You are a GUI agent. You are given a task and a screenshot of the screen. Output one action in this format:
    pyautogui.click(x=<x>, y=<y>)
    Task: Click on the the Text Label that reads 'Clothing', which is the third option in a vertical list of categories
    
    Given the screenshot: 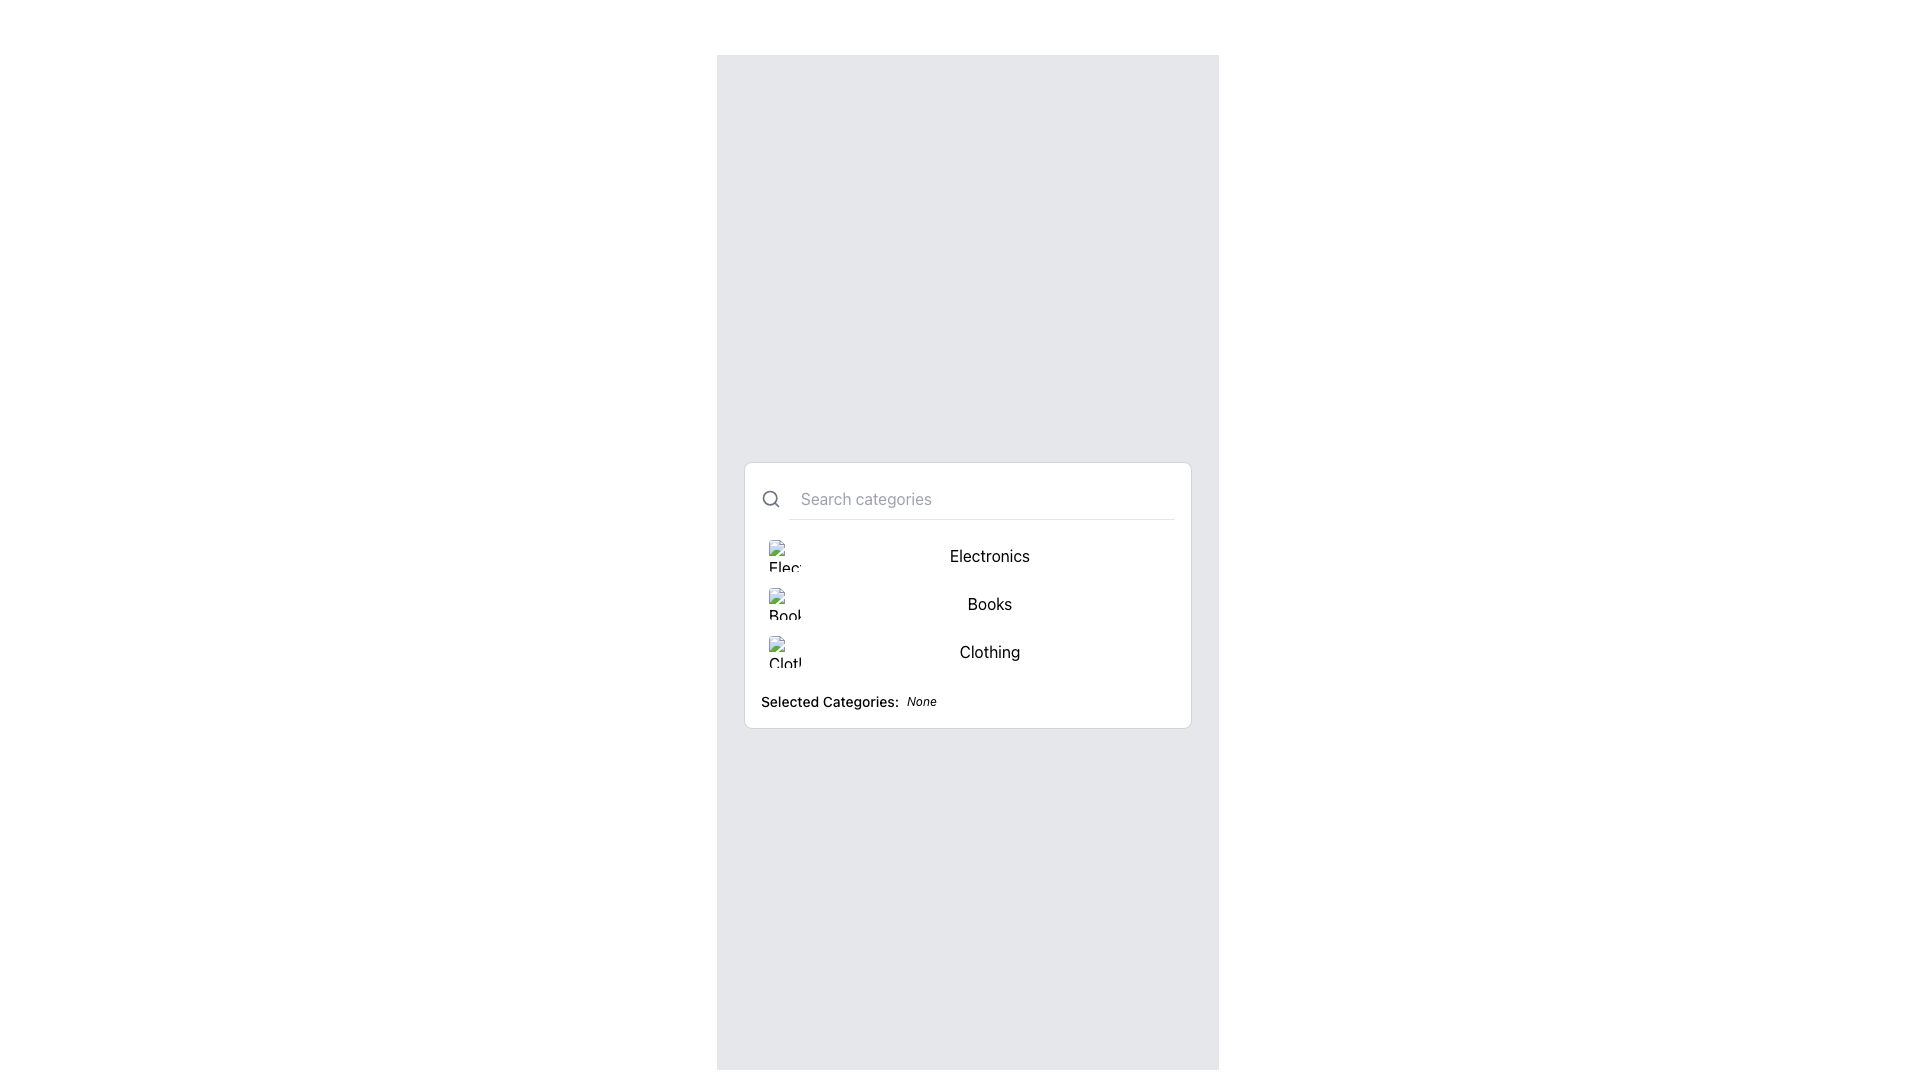 What is the action you would take?
    pyautogui.click(x=989, y=651)
    